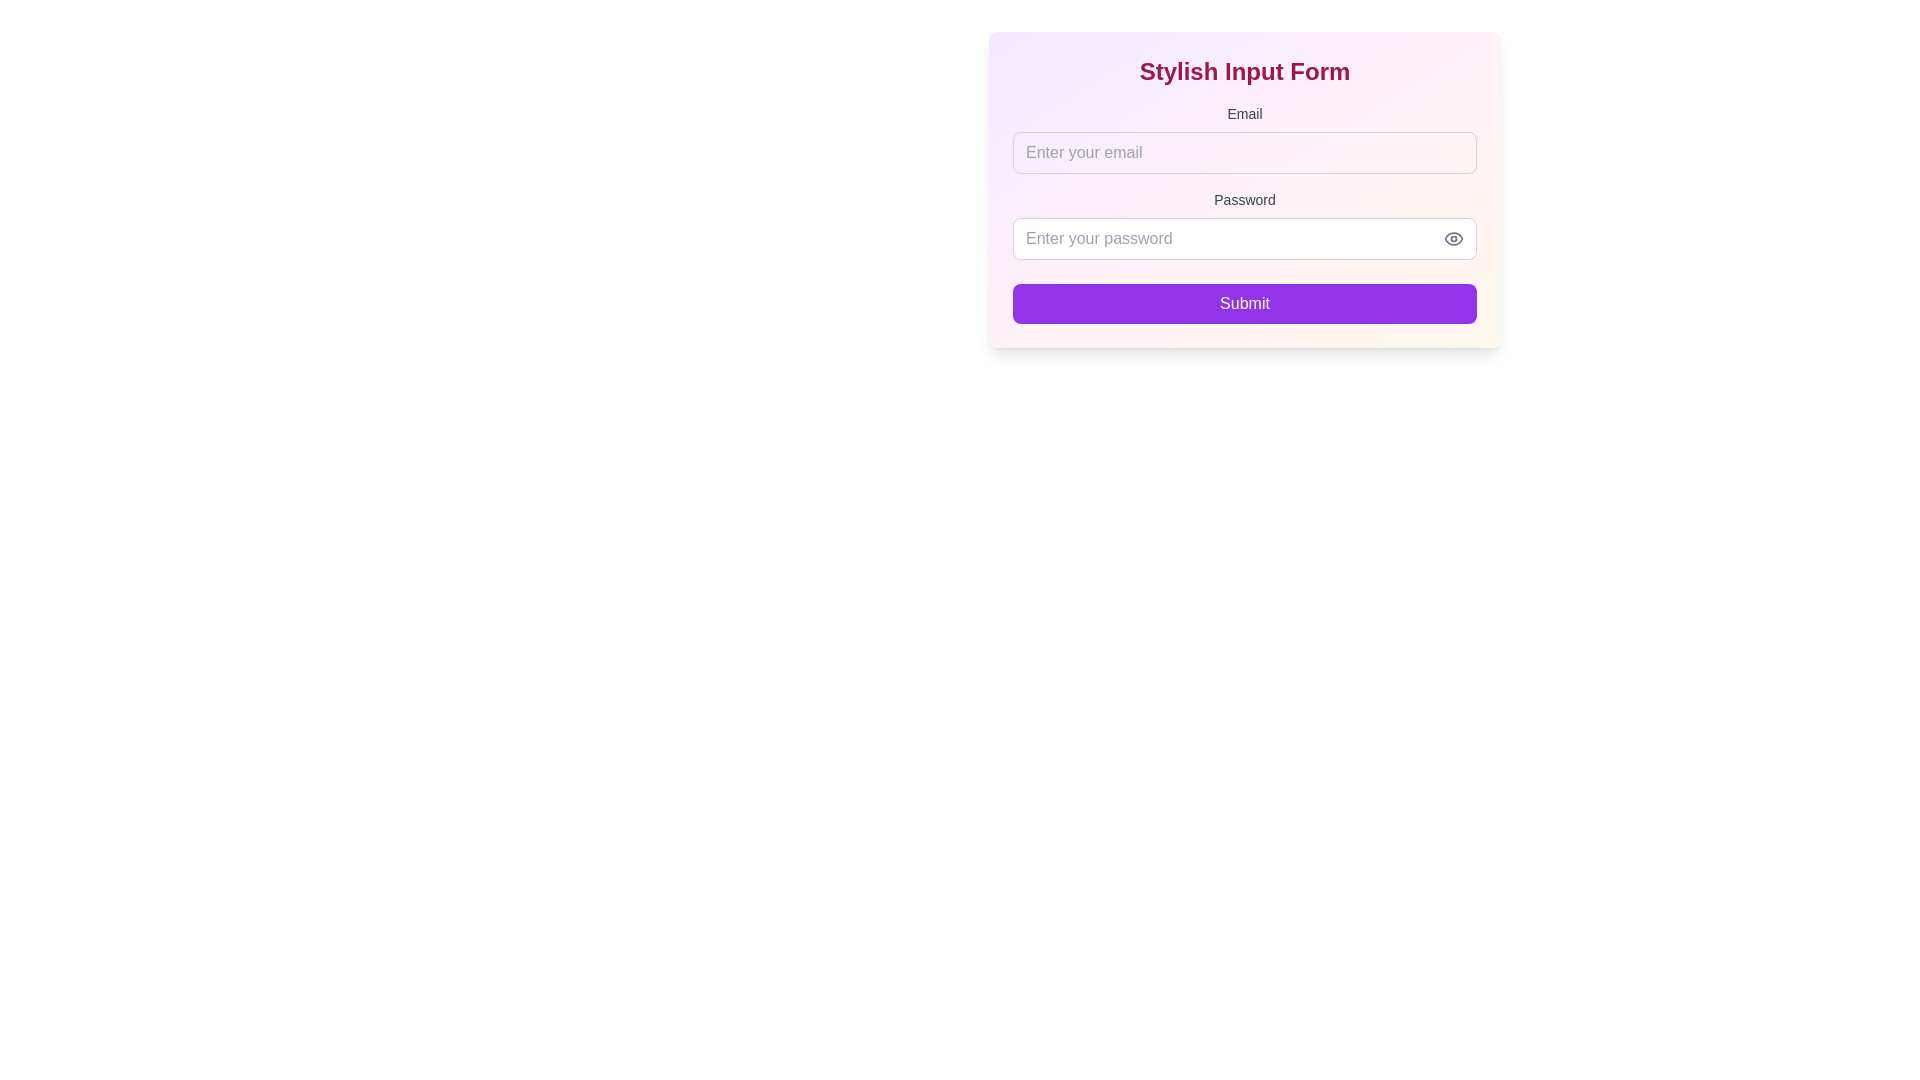 This screenshot has height=1080, width=1920. Describe the element at coordinates (1243, 304) in the screenshot. I see `the 'Submit' button with a vibrant purple background to change its color upon hover` at that location.